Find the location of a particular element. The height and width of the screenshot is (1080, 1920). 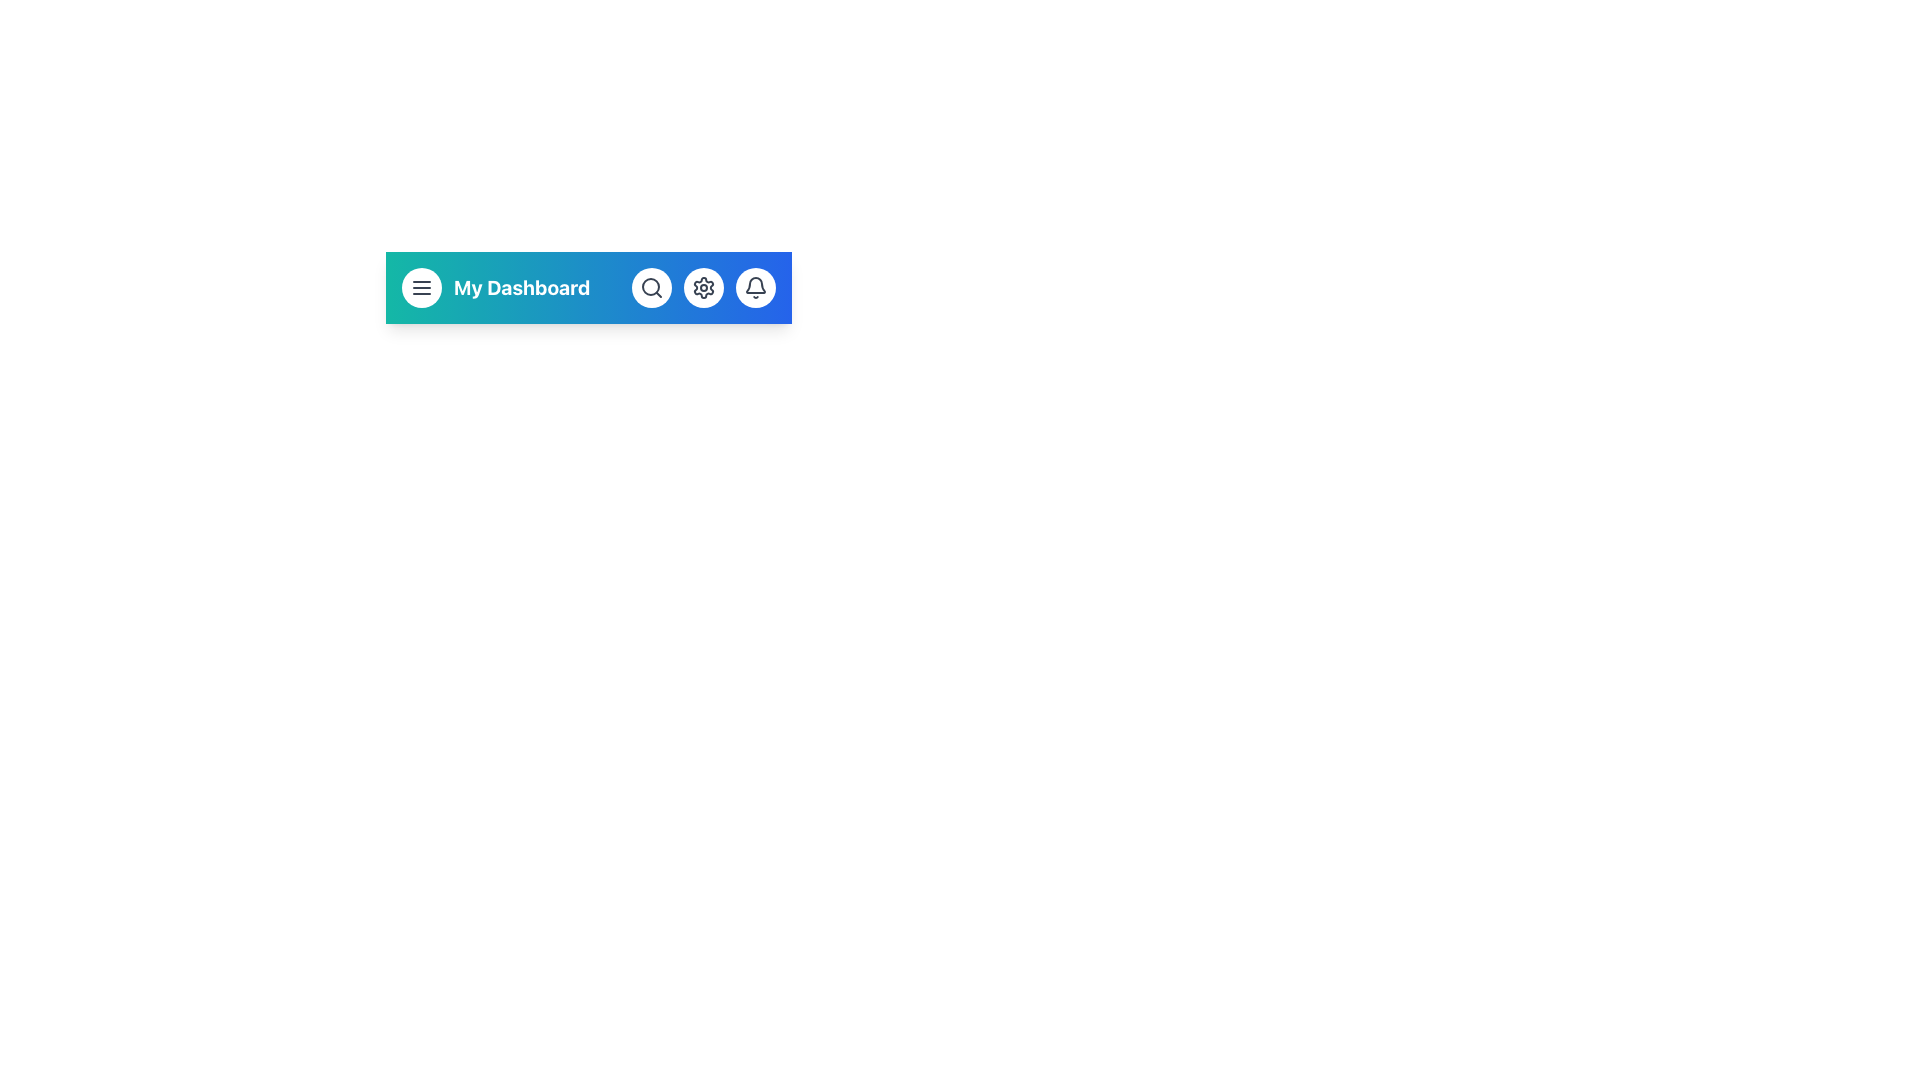

the 'My Dashboard' text label, which is a prominent navigation element displayed in bold white font on a blue gradient background, located within the navigation bar to the right of a menu icon is located at coordinates (522, 288).